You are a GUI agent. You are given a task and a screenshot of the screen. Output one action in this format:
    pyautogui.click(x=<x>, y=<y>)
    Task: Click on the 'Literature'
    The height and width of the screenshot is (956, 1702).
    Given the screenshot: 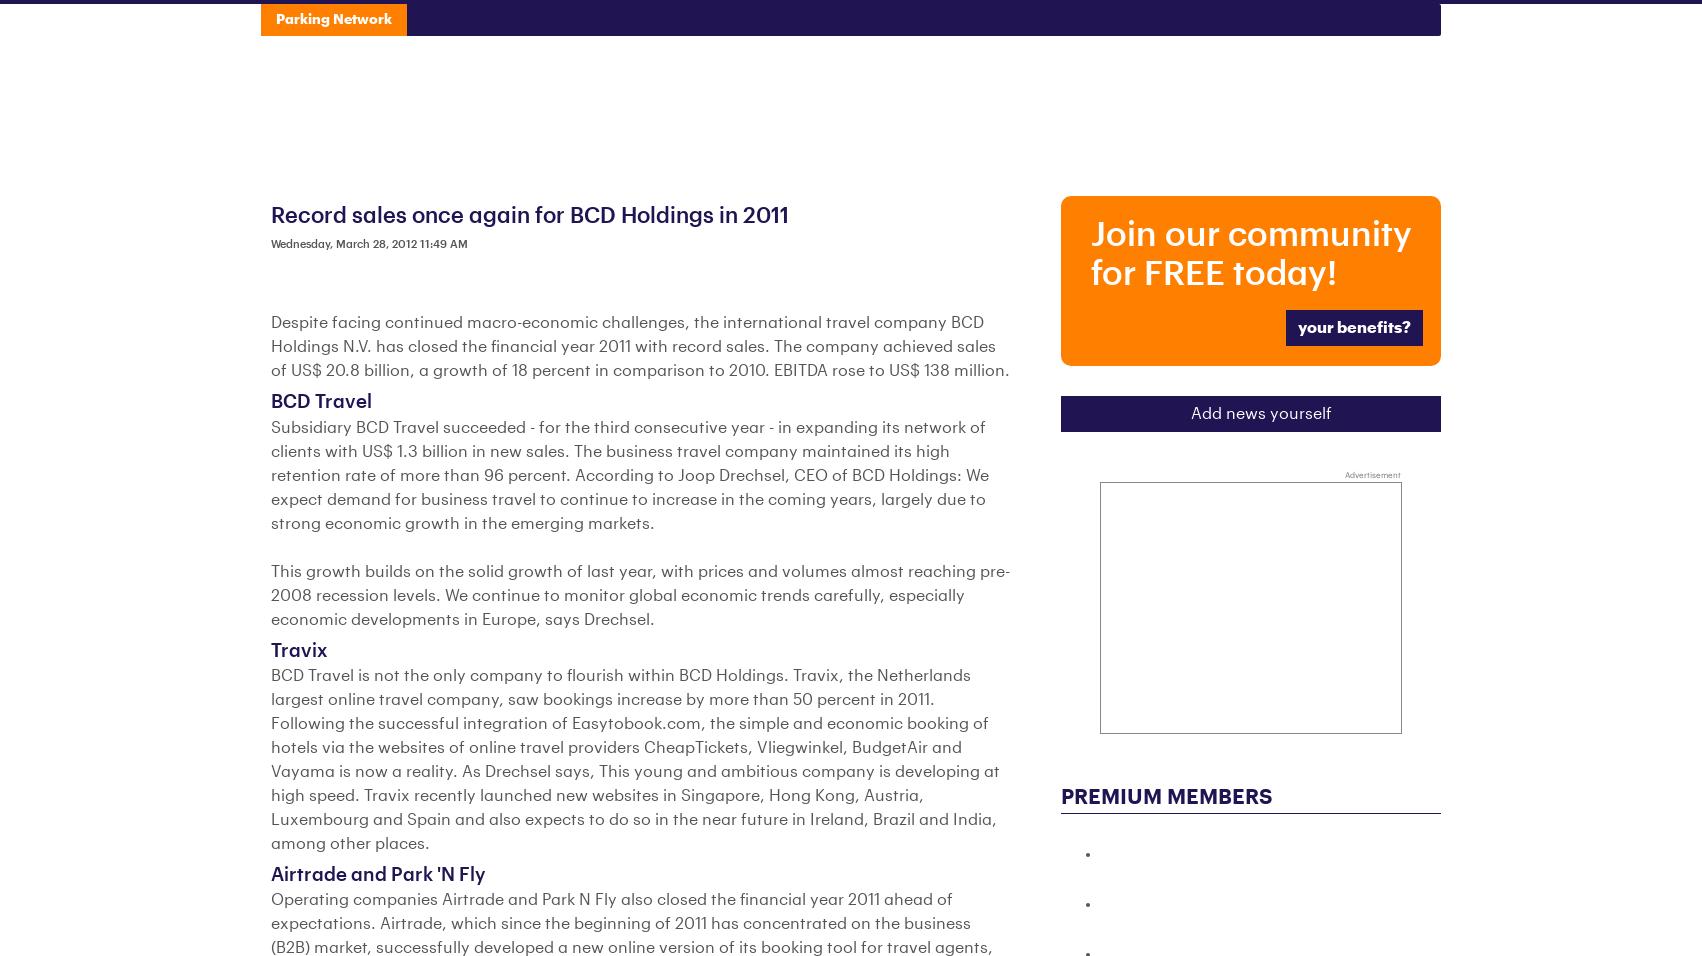 What is the action you would take?
    pyautogui.click(x=933, y=24)
    